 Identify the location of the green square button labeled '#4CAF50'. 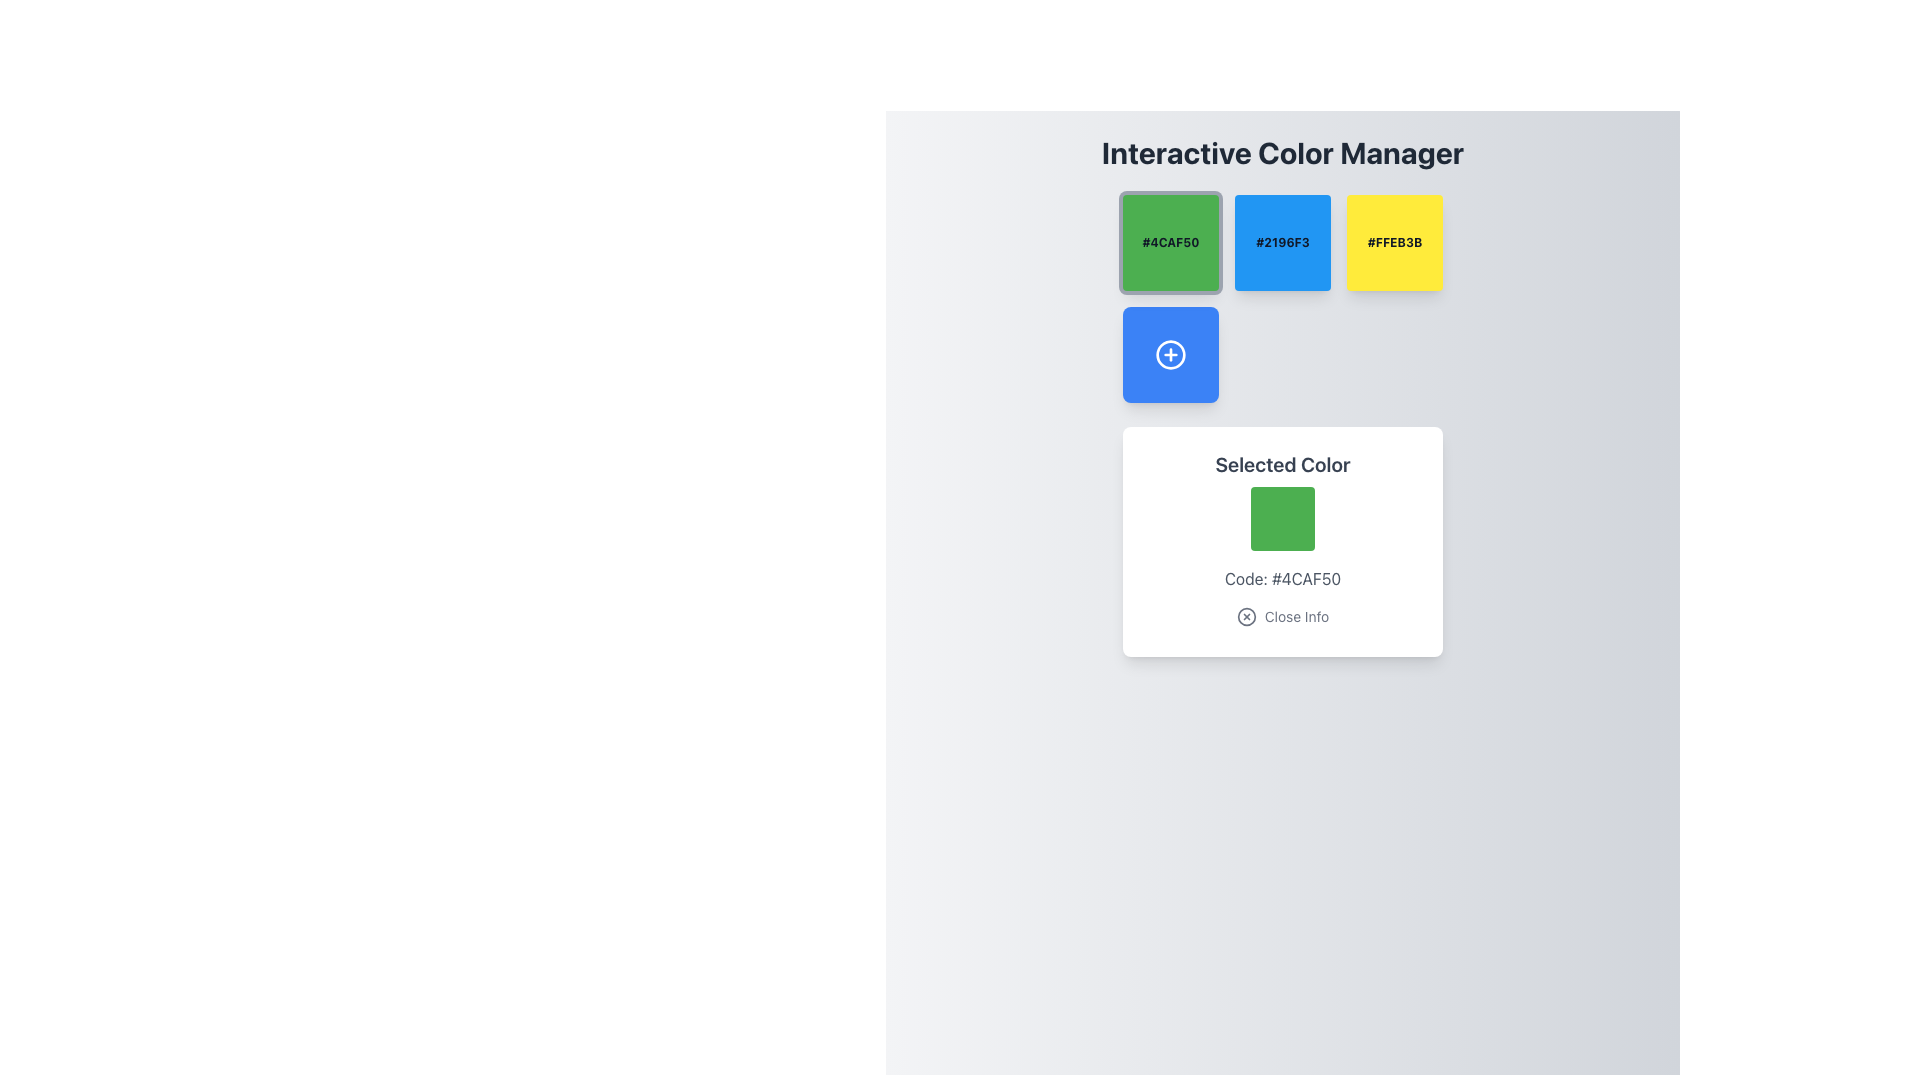
(1171, 242).